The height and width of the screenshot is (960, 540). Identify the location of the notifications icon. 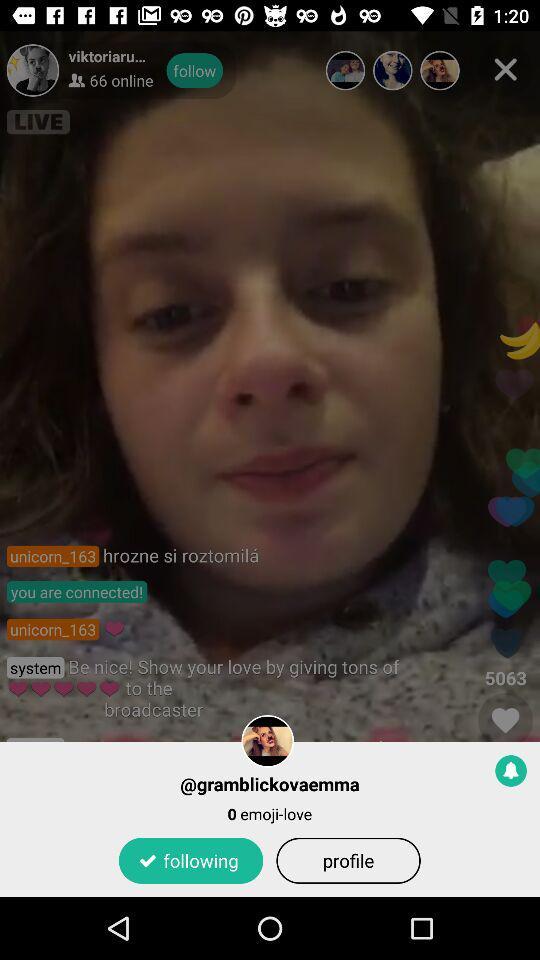
(511, 825).